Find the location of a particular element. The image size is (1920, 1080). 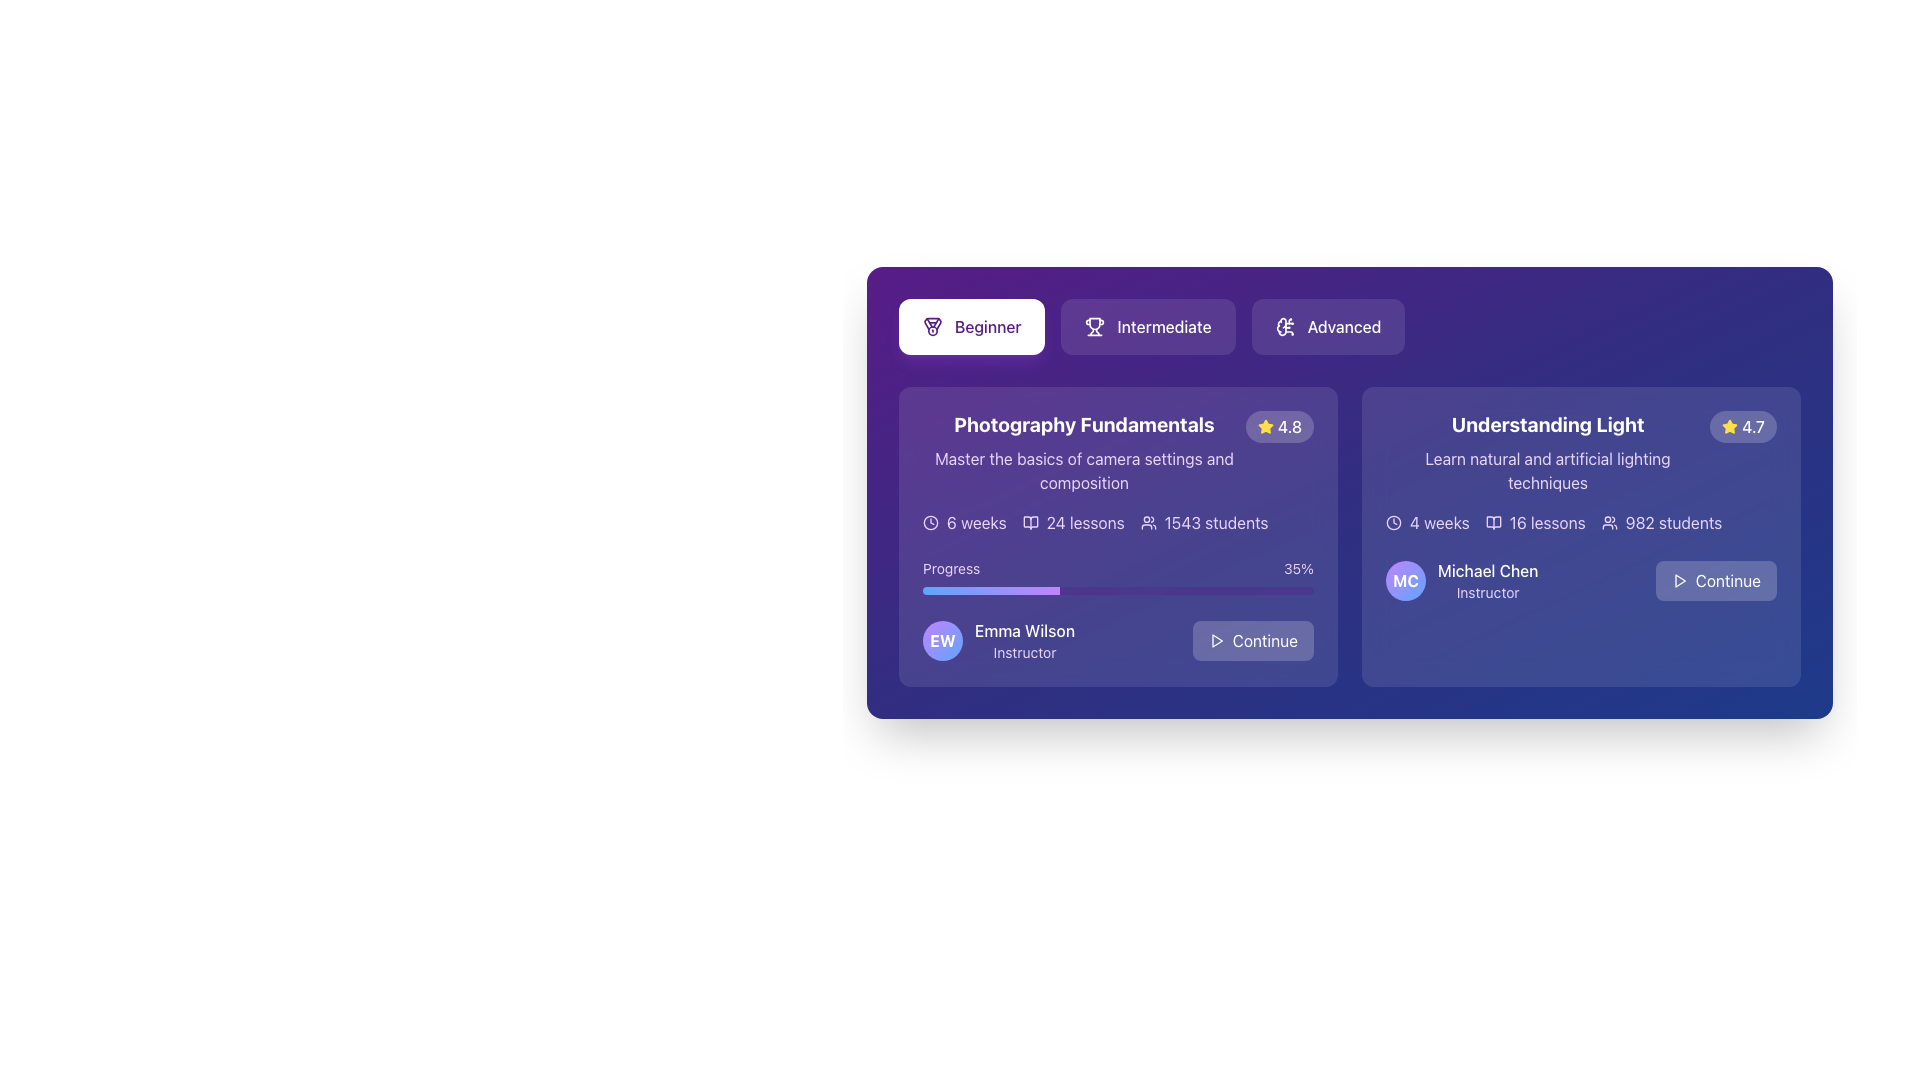

the decorative icon indicating the 'Beginner' status located in the 'Beginner' tab, positioned to the left of the text 'Beginner' is located at coordinates (931, 326).